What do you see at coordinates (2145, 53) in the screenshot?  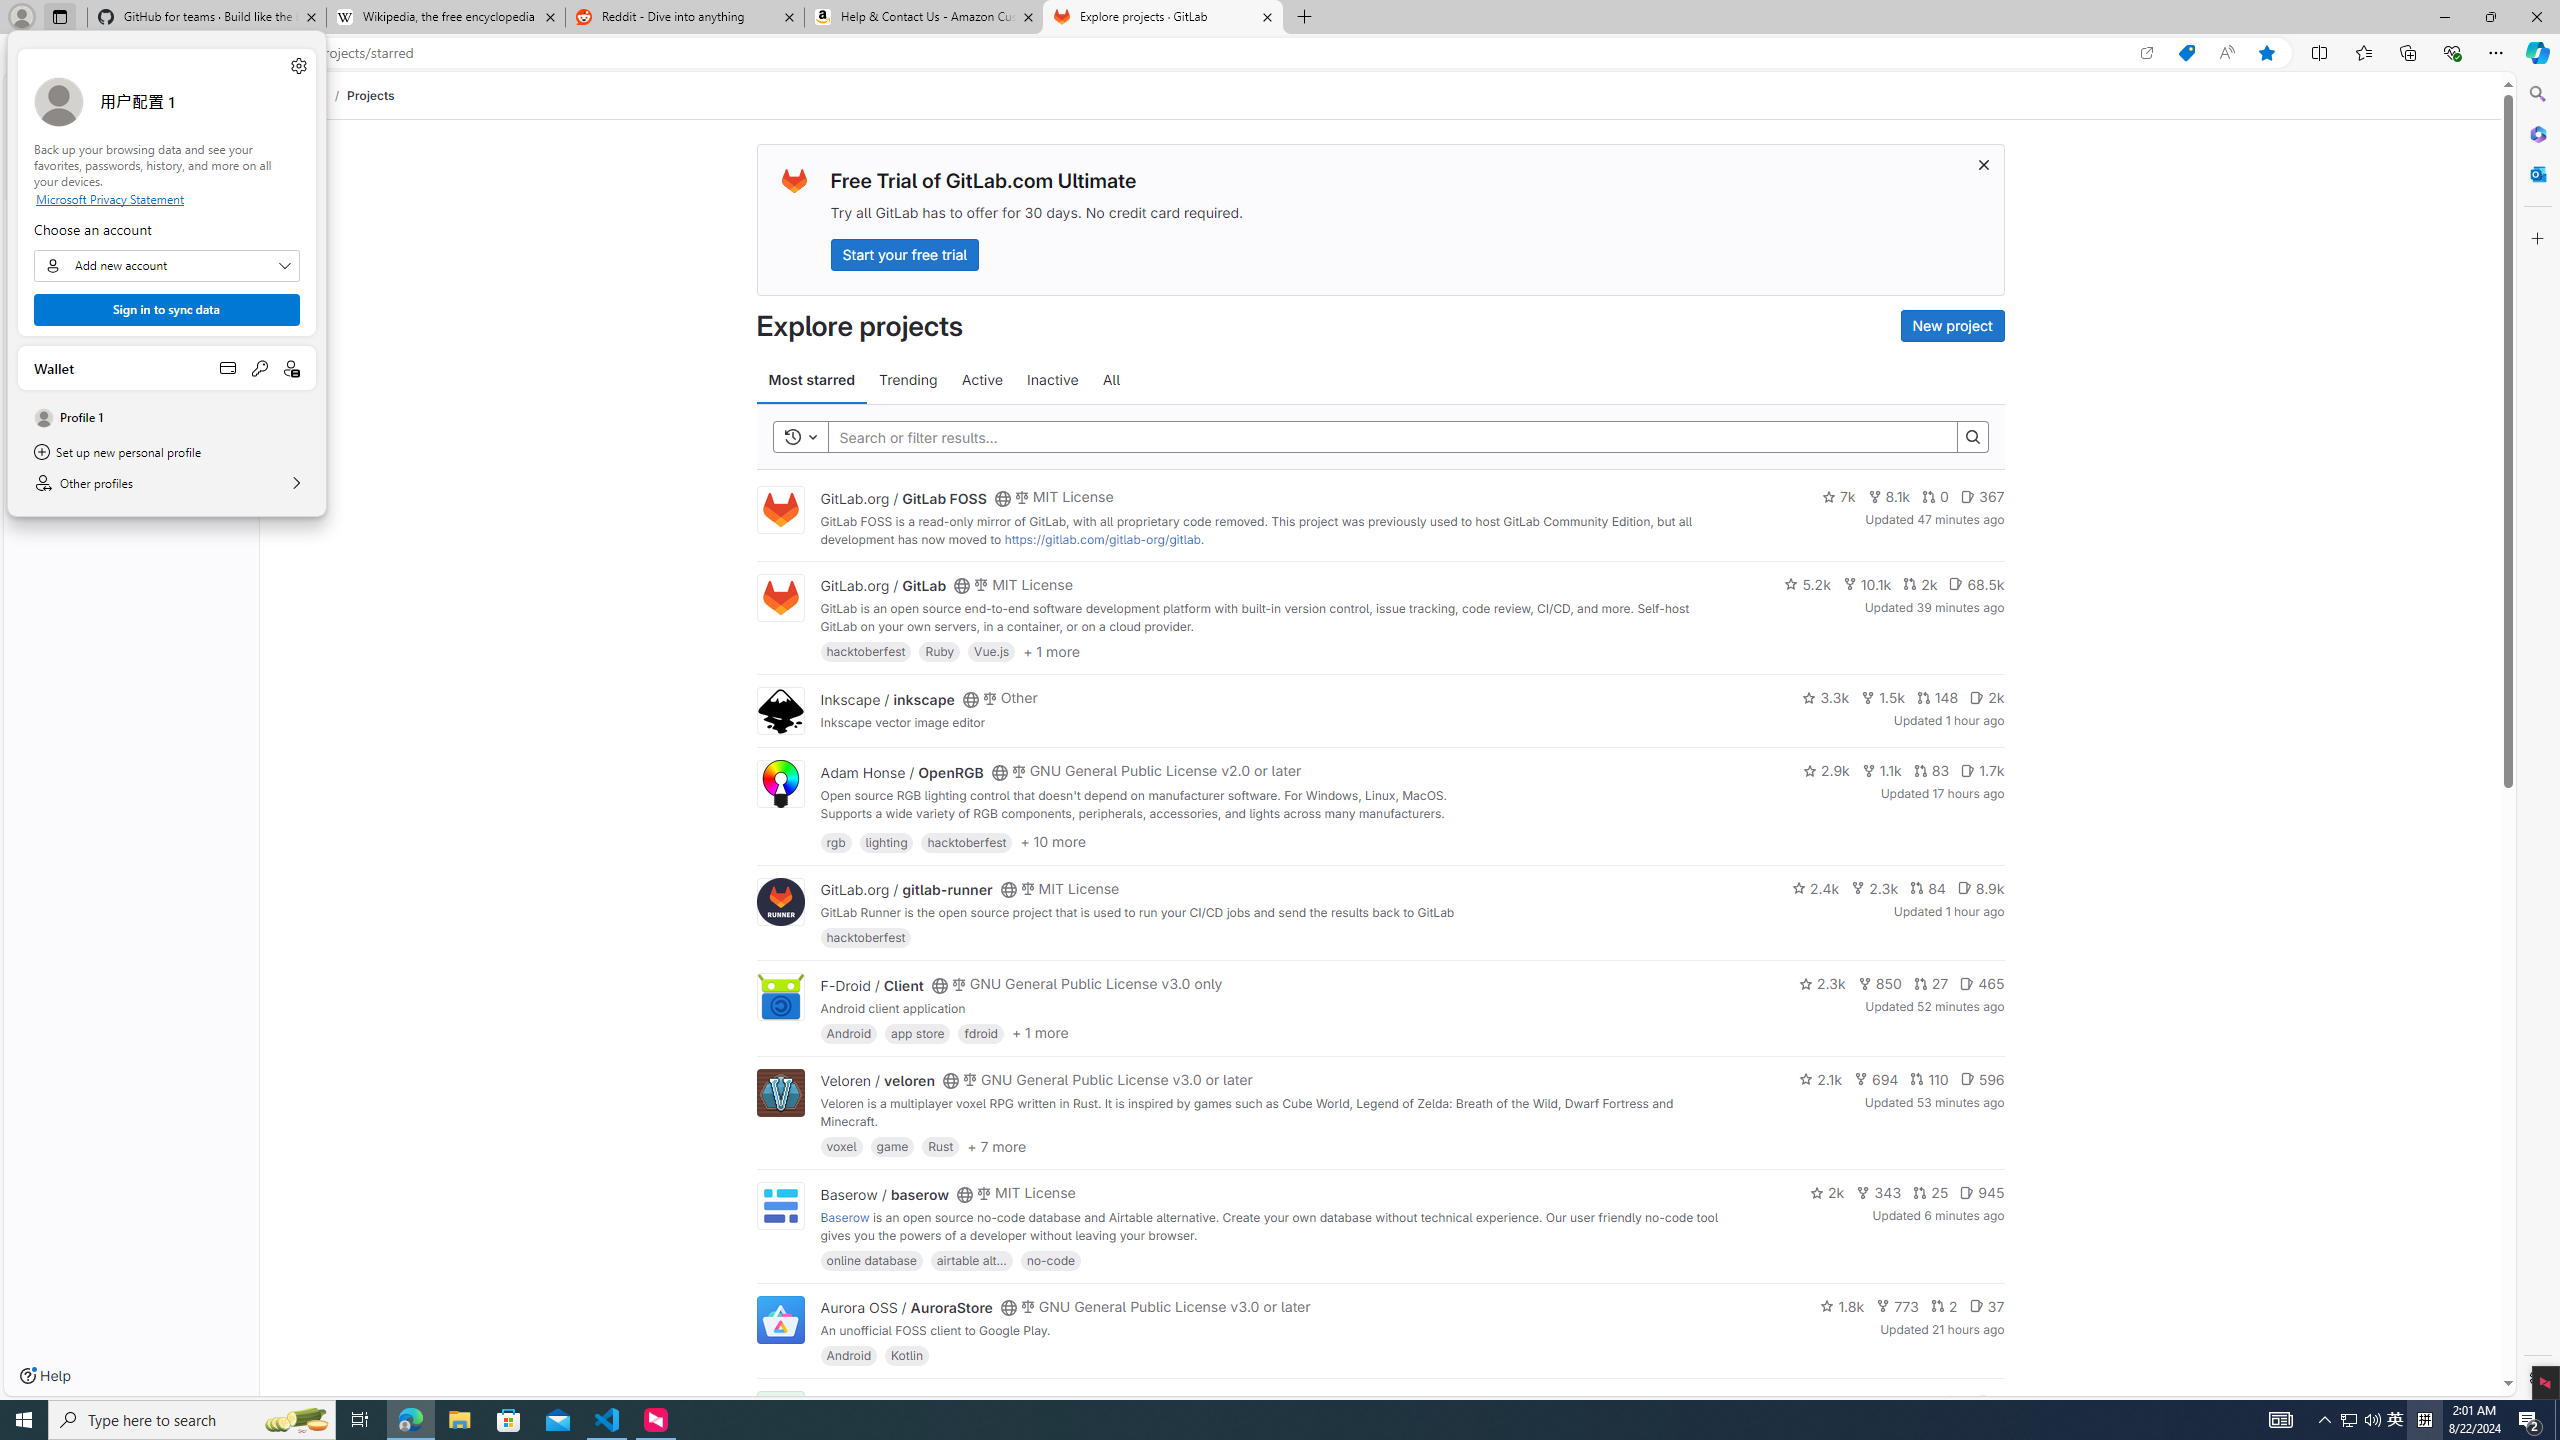 I see `'Open in app'` at bounding box center [2145, 53].